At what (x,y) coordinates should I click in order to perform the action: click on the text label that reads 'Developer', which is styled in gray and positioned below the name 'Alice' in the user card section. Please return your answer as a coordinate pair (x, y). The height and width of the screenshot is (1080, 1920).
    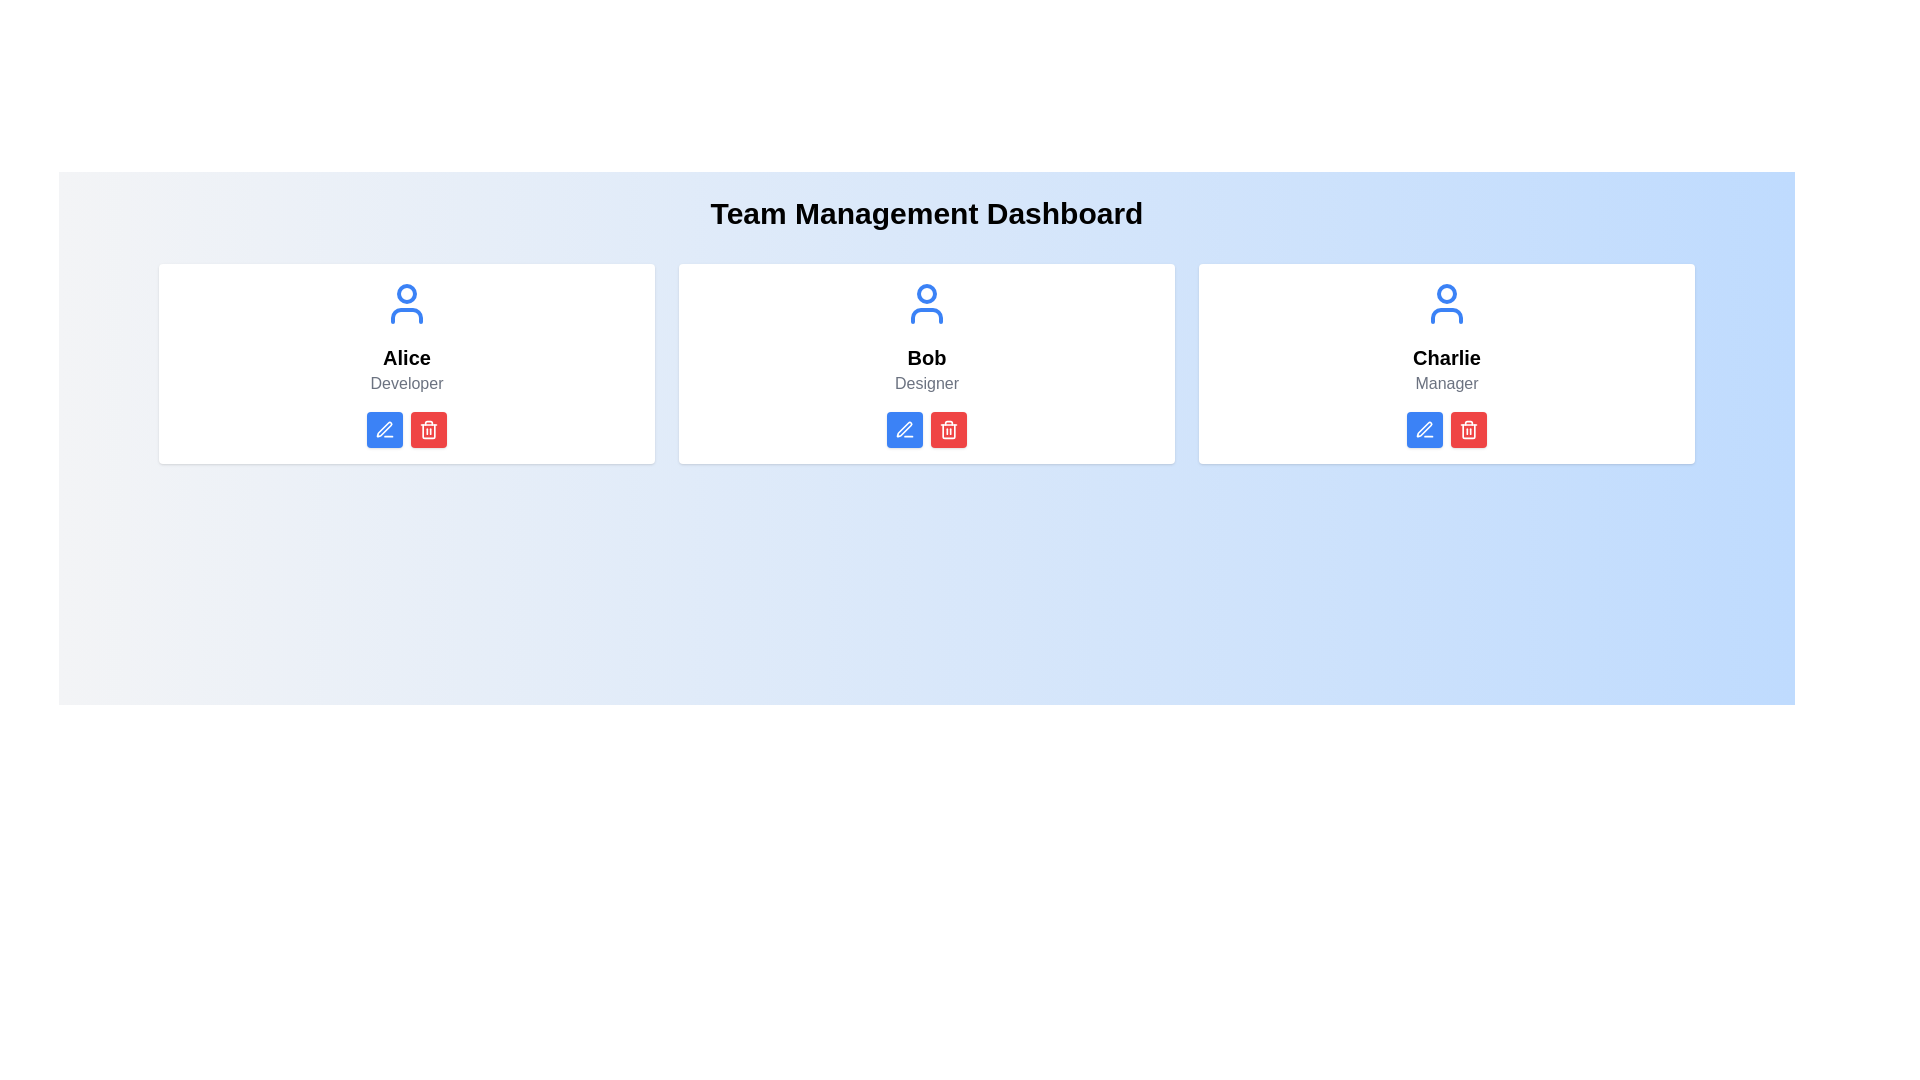
    Looking at the image, I should click on (406, 384).